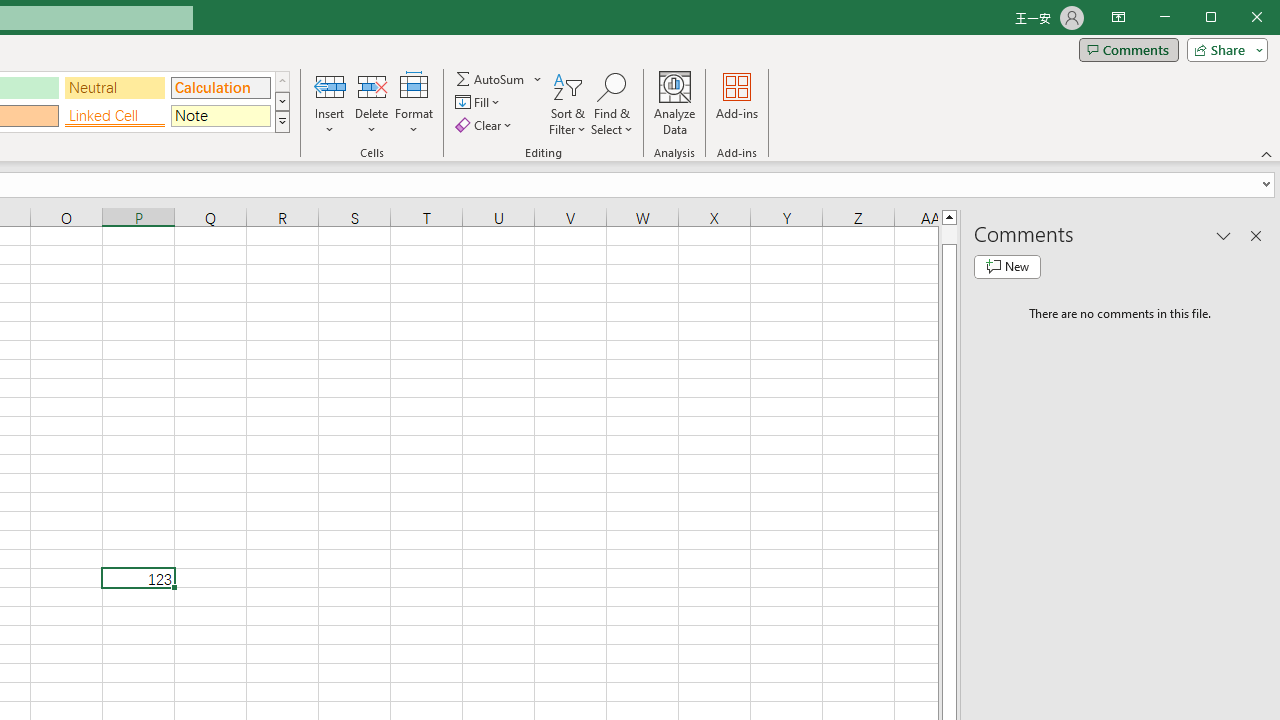 The image size is (1280, 720). I want to click on 'Fill', so click(478, 102).